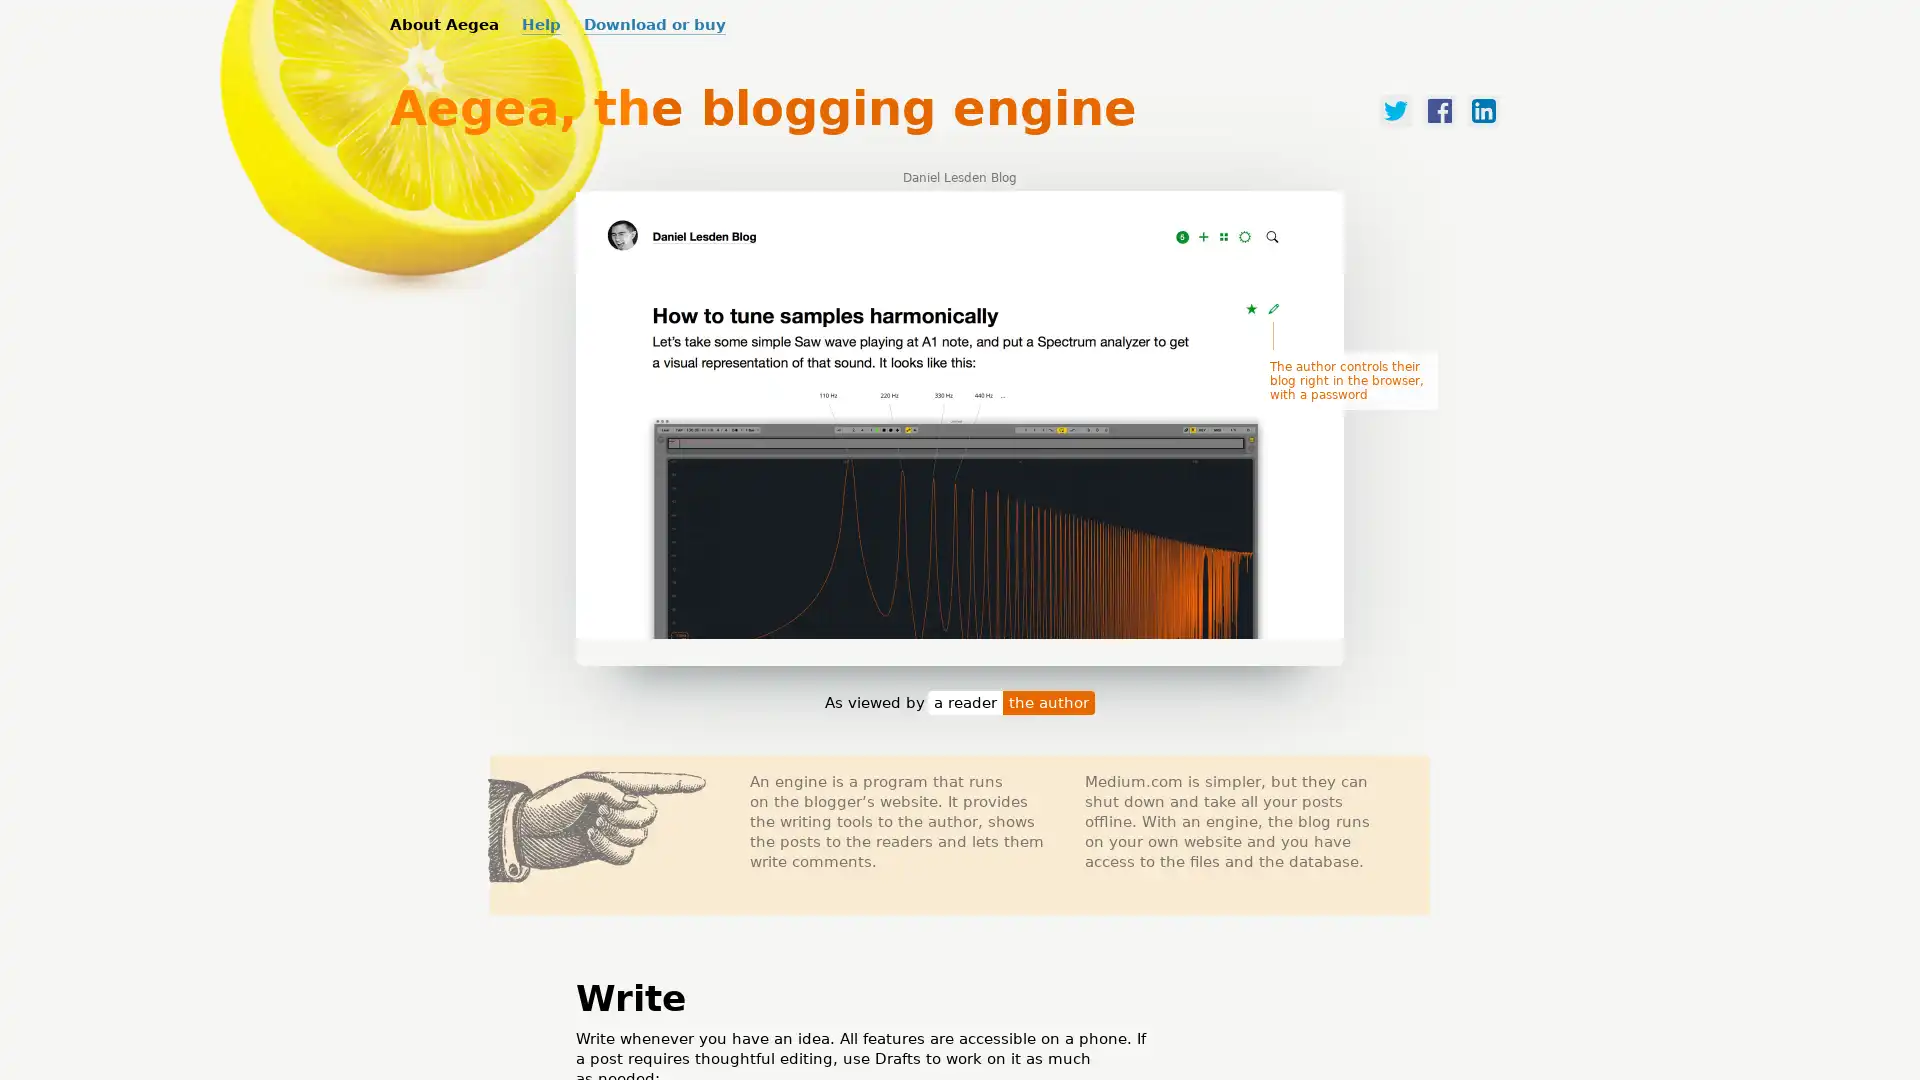 The height and width of the screenshot is (1080, 1920). Describe the element at coordinates (1048, 716) in the screenshot. I see `the author` at that location.